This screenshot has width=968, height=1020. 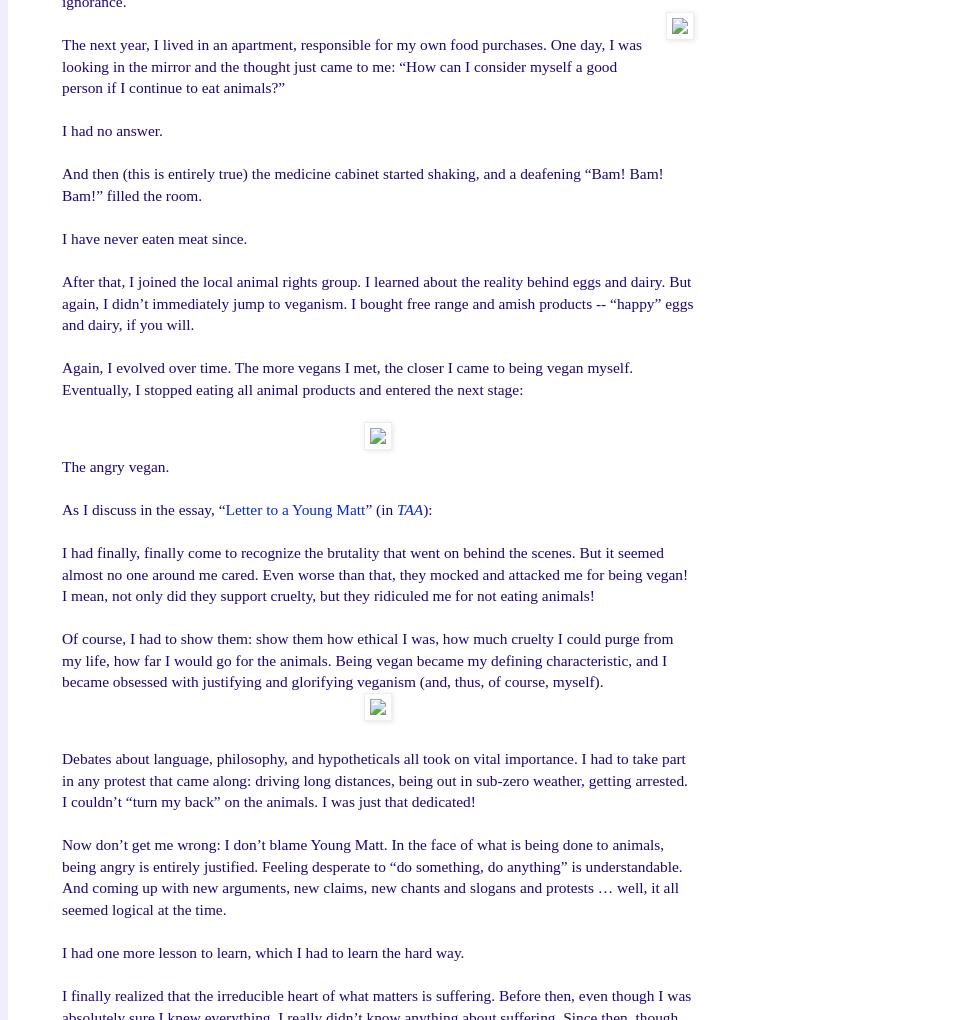 I want to click on 'I had finally, finally come to recognize the brutality that went on behind the scenes. But it seemed almost no one around me cared. Even worse than that, they mocked and attacked me for being vegan! I mean, not only did they support cruelty, but they ridiculed me for not eating animals!', so click(x=374, y=573).